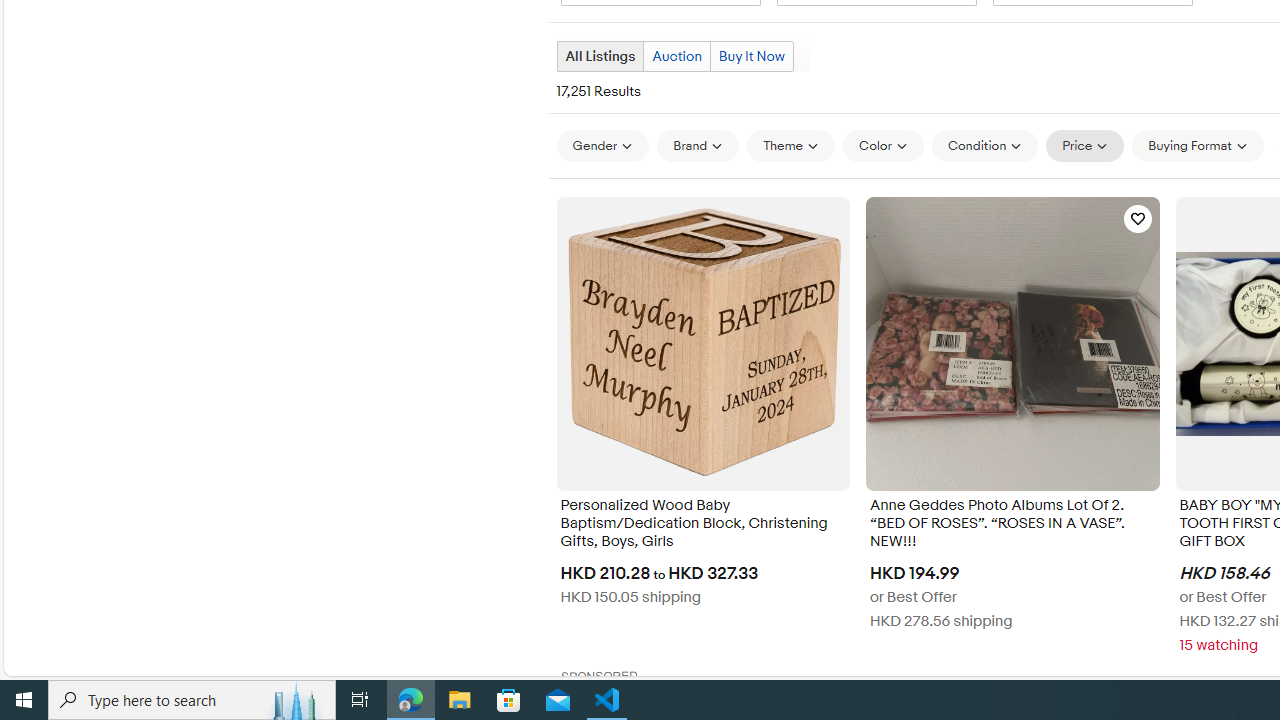 The height and width of the screenshot is (720, 1280). Describe the element at coordinates (750, 55) in the screenshot. I see `'Buy It Now'` at that location.